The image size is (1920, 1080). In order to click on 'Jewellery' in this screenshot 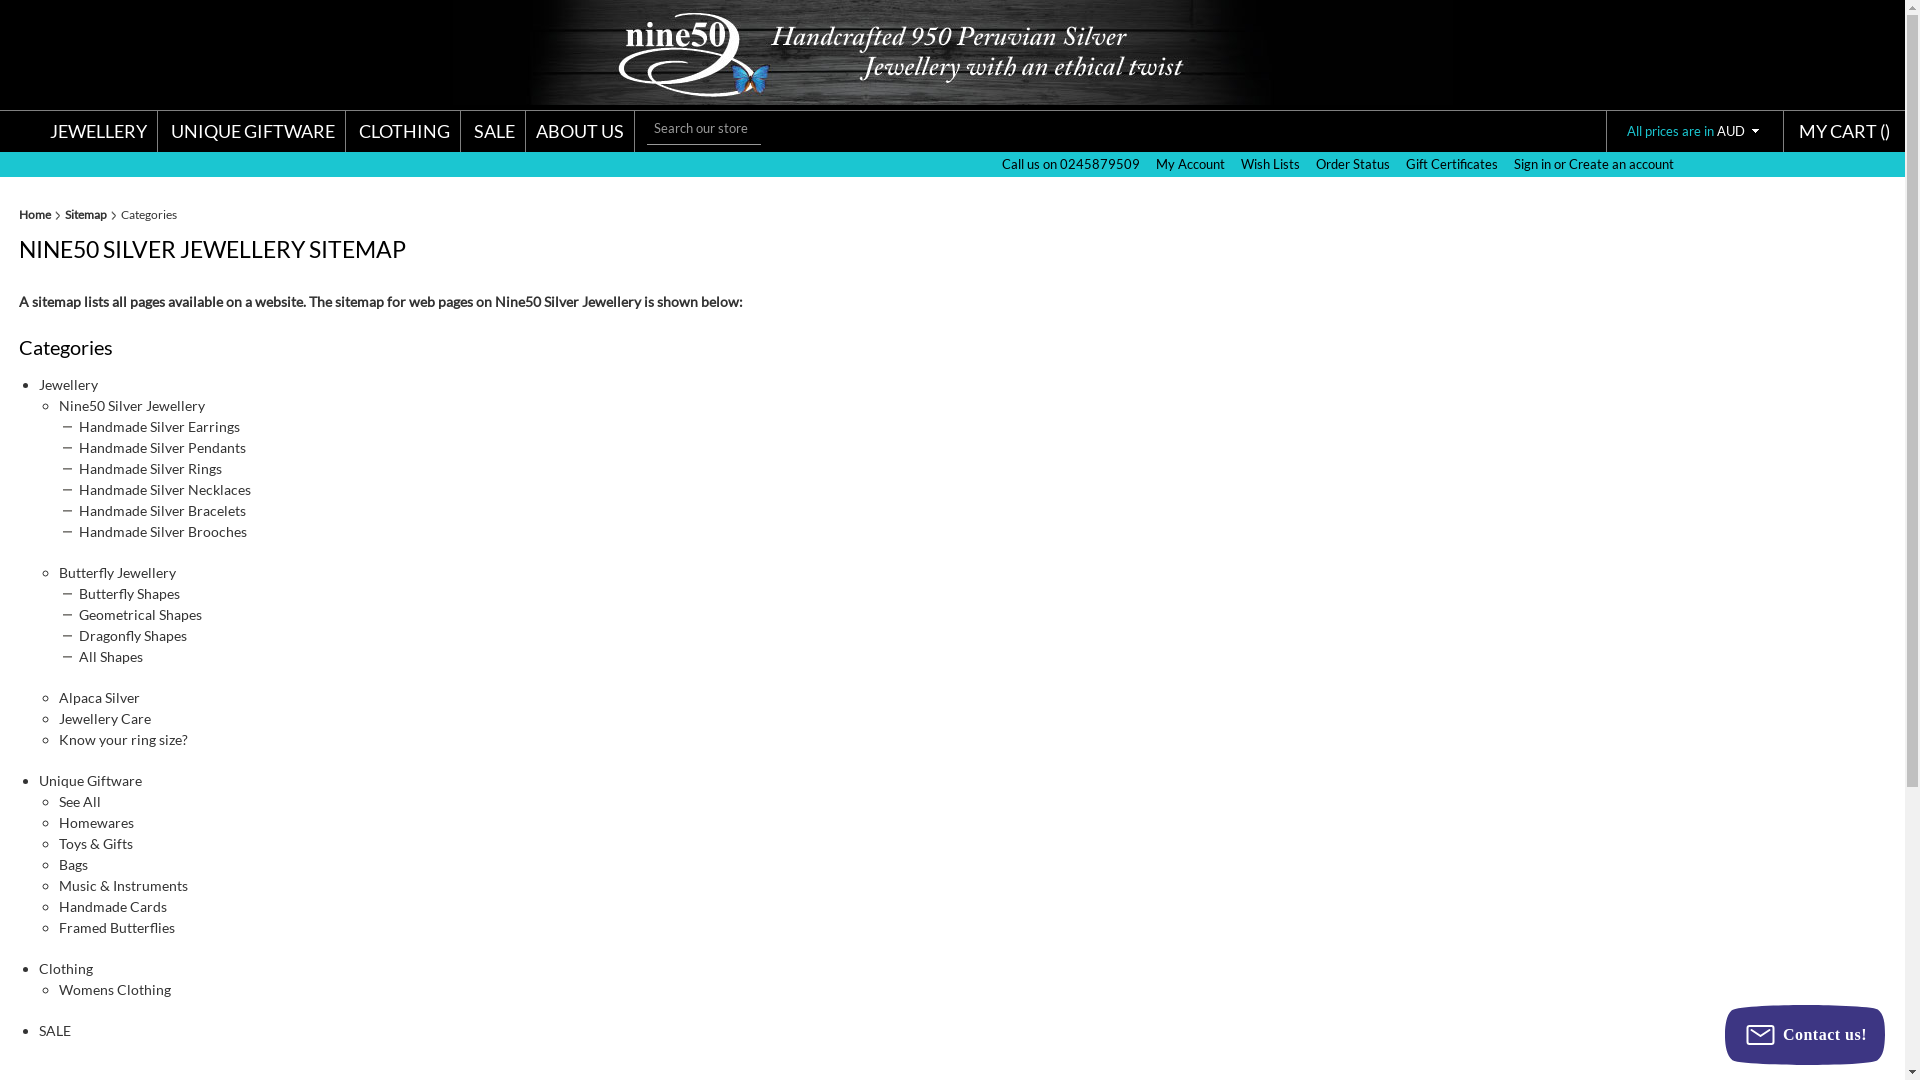, I will do `click(68, 384)`.